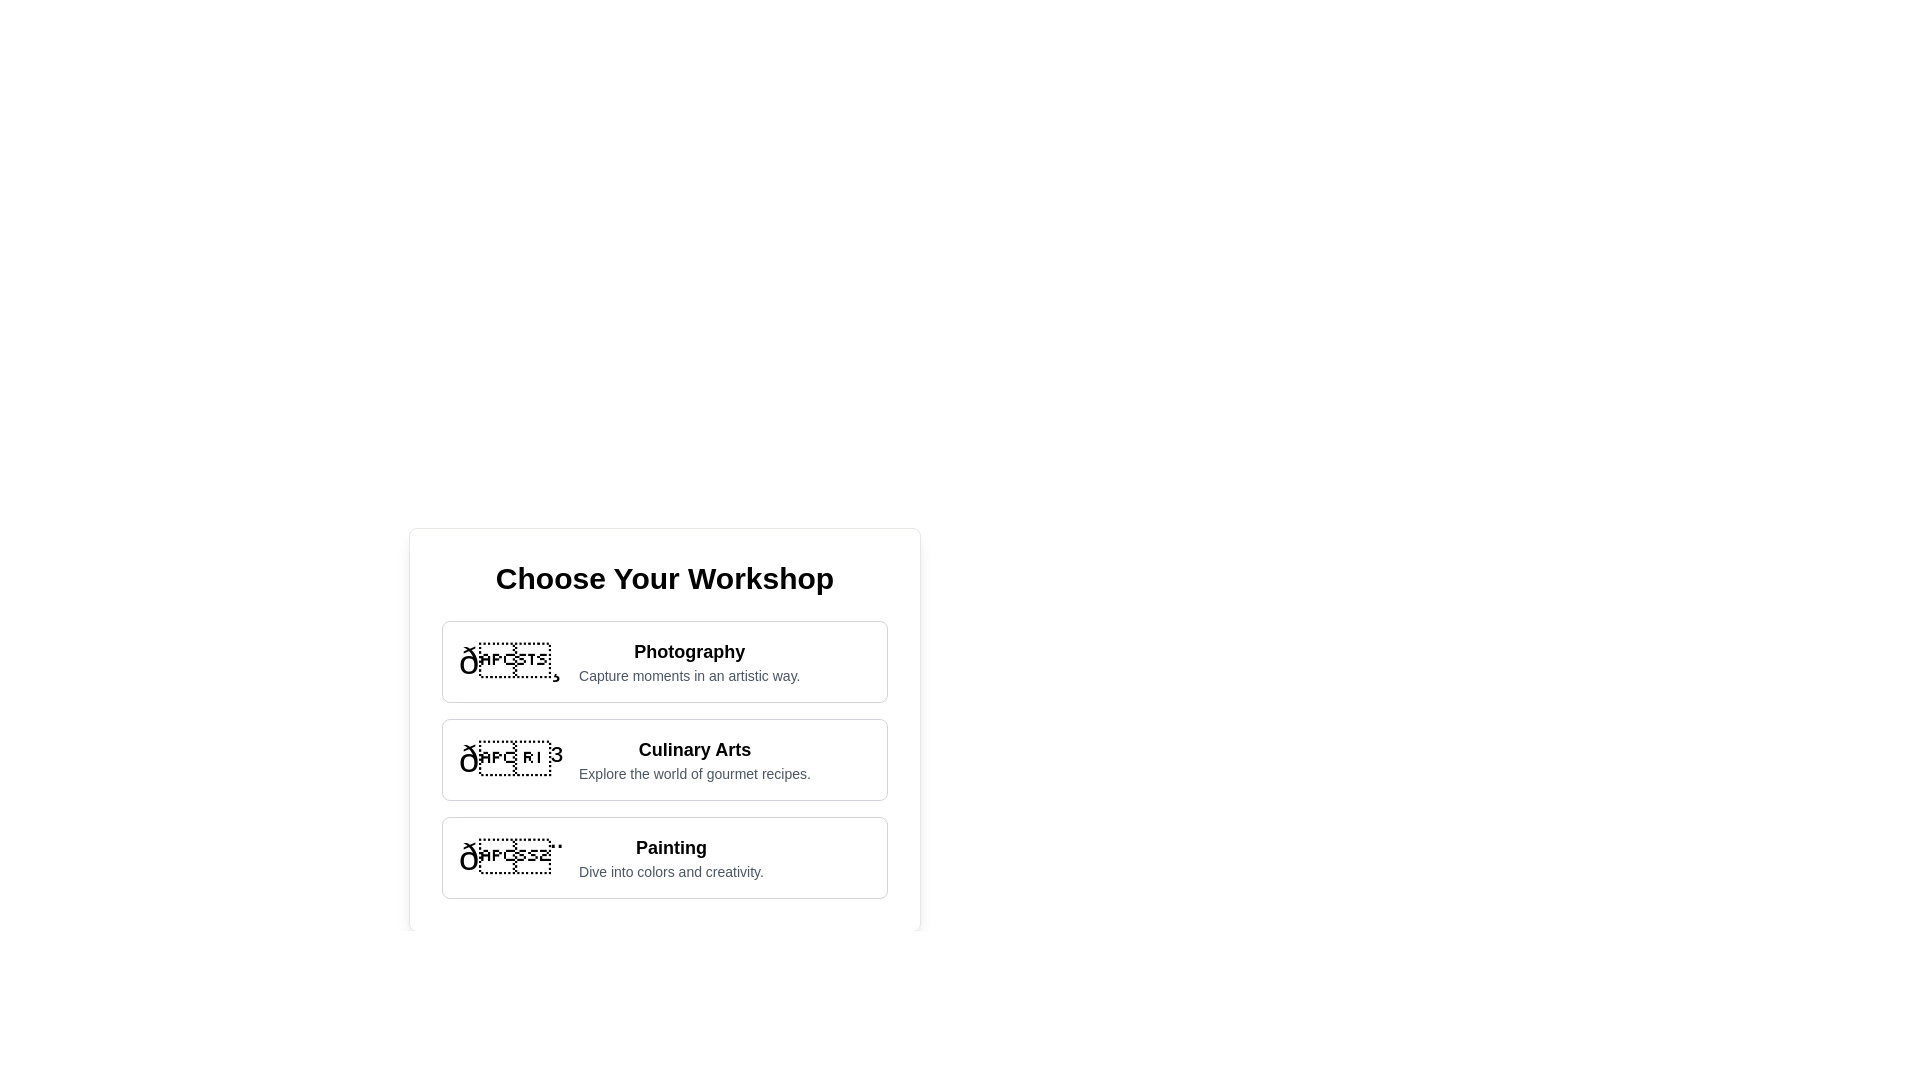  Describe the element at coordinates (671, 856) in the screenshot. I see `the informational text block titled 'Painting' which contains the subtitle 'Dive into colors and creativity.'` at that location.